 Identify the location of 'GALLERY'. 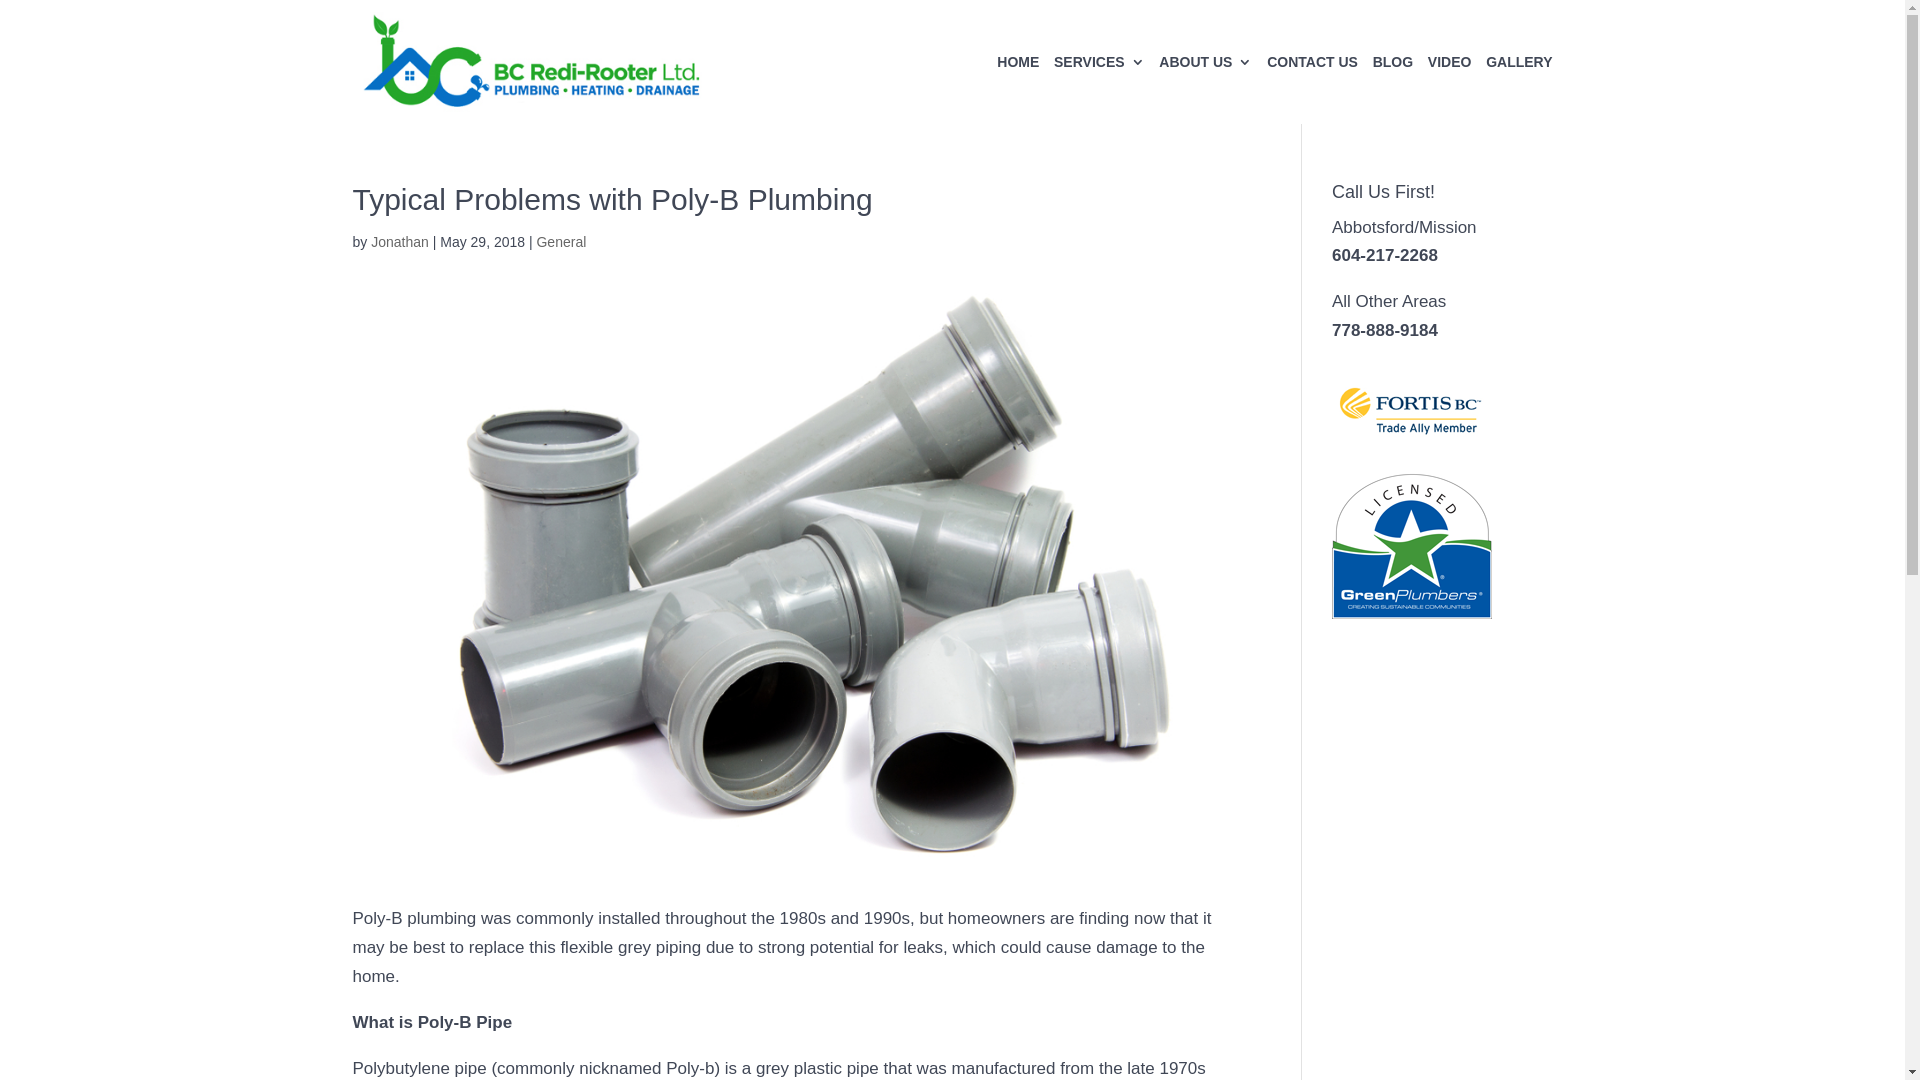
(1486, 88).